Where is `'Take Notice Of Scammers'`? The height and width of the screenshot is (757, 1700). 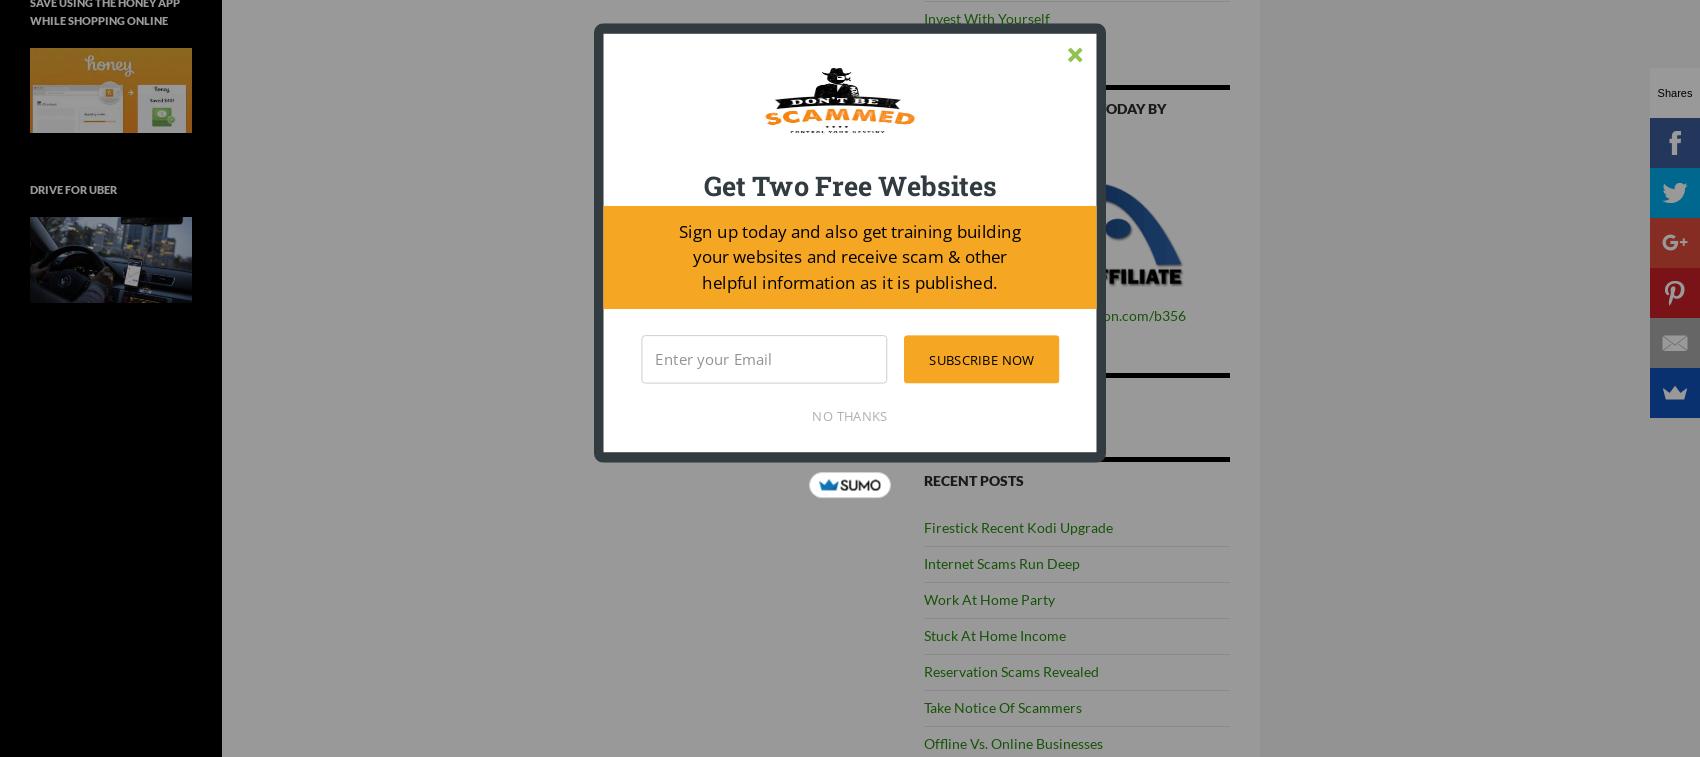 'Take Notice Of Scammers' is located at coordinates (1002, 707).